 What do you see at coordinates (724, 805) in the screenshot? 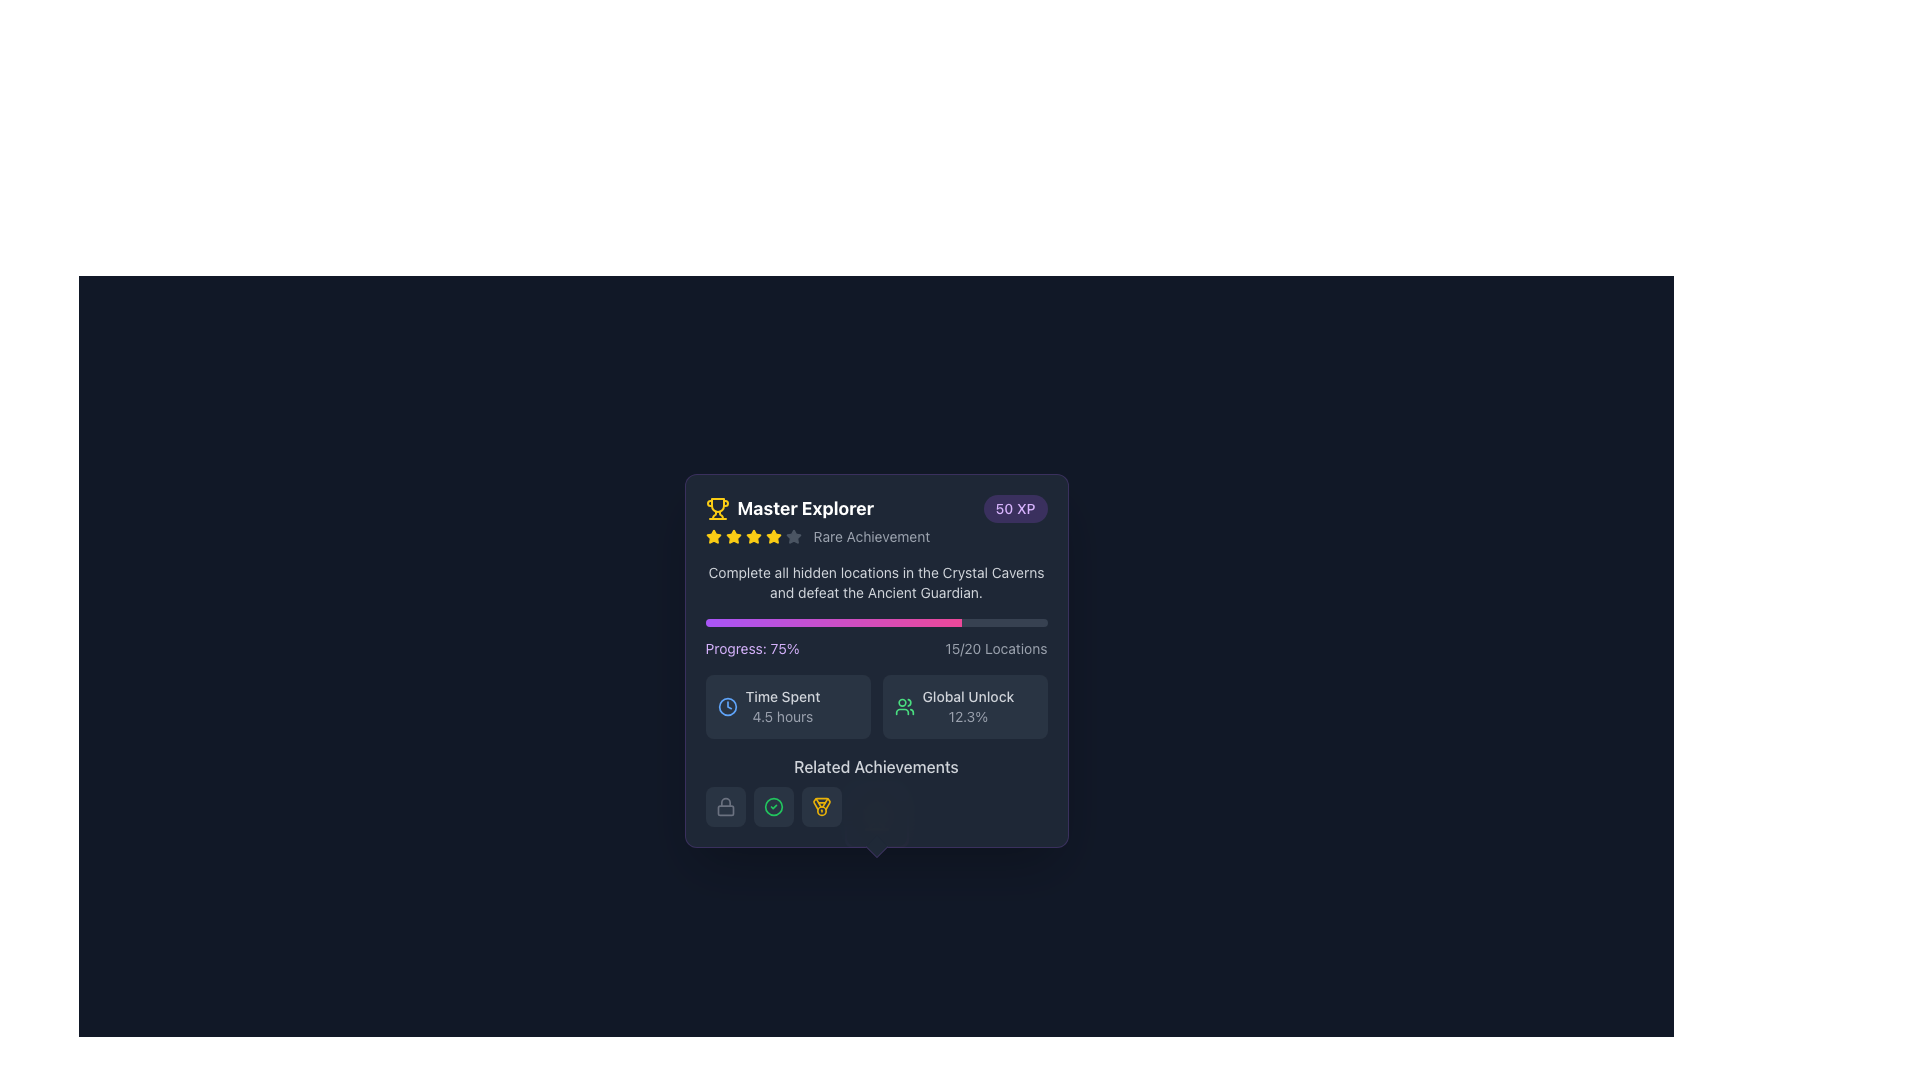
I see `the rounded icon with a gray background and a lock symbol, which is the first icon from the left in the horizontal set of icons at the bottom of a card-like section` at bounding box center [724, 805].